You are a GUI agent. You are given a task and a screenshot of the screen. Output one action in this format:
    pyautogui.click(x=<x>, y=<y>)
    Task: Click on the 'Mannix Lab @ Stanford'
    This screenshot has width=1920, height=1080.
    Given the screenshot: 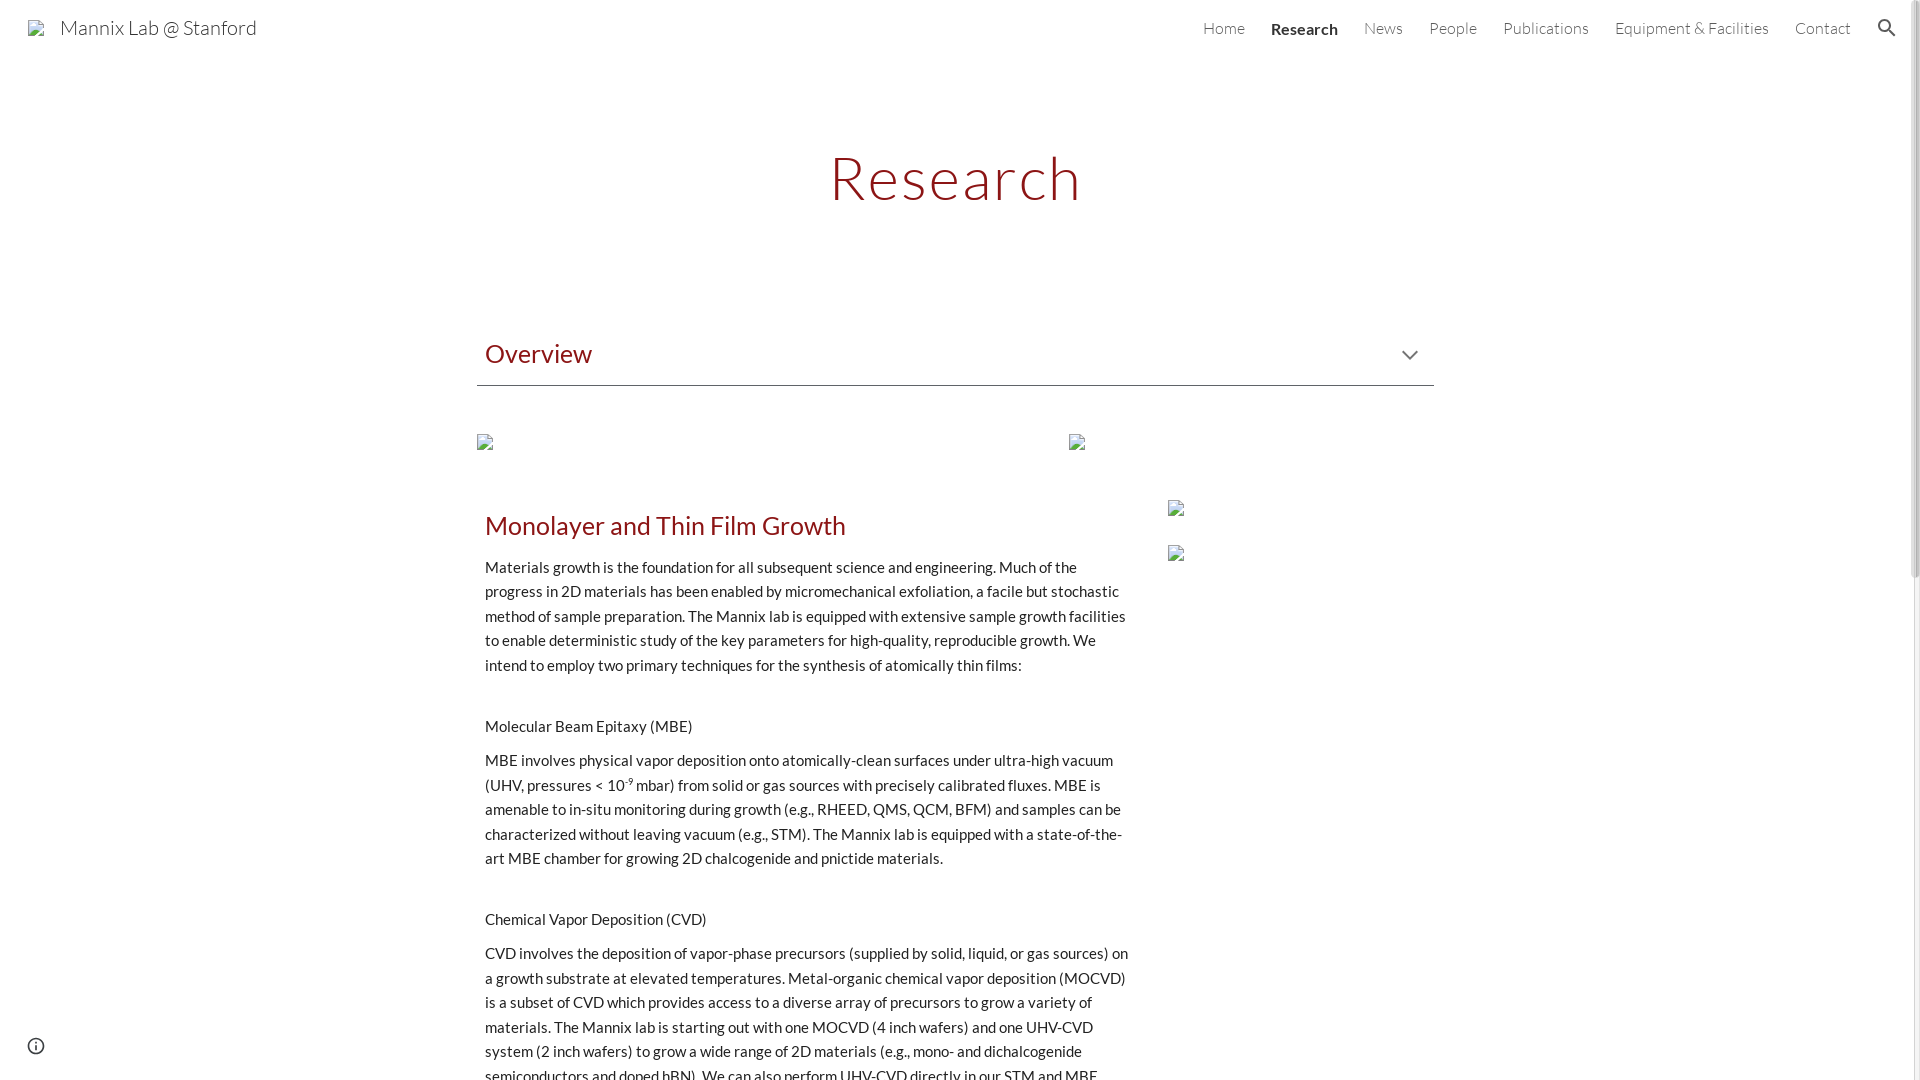 What is the action you would take?
    pyautogui.click(x=141, y=25)
    